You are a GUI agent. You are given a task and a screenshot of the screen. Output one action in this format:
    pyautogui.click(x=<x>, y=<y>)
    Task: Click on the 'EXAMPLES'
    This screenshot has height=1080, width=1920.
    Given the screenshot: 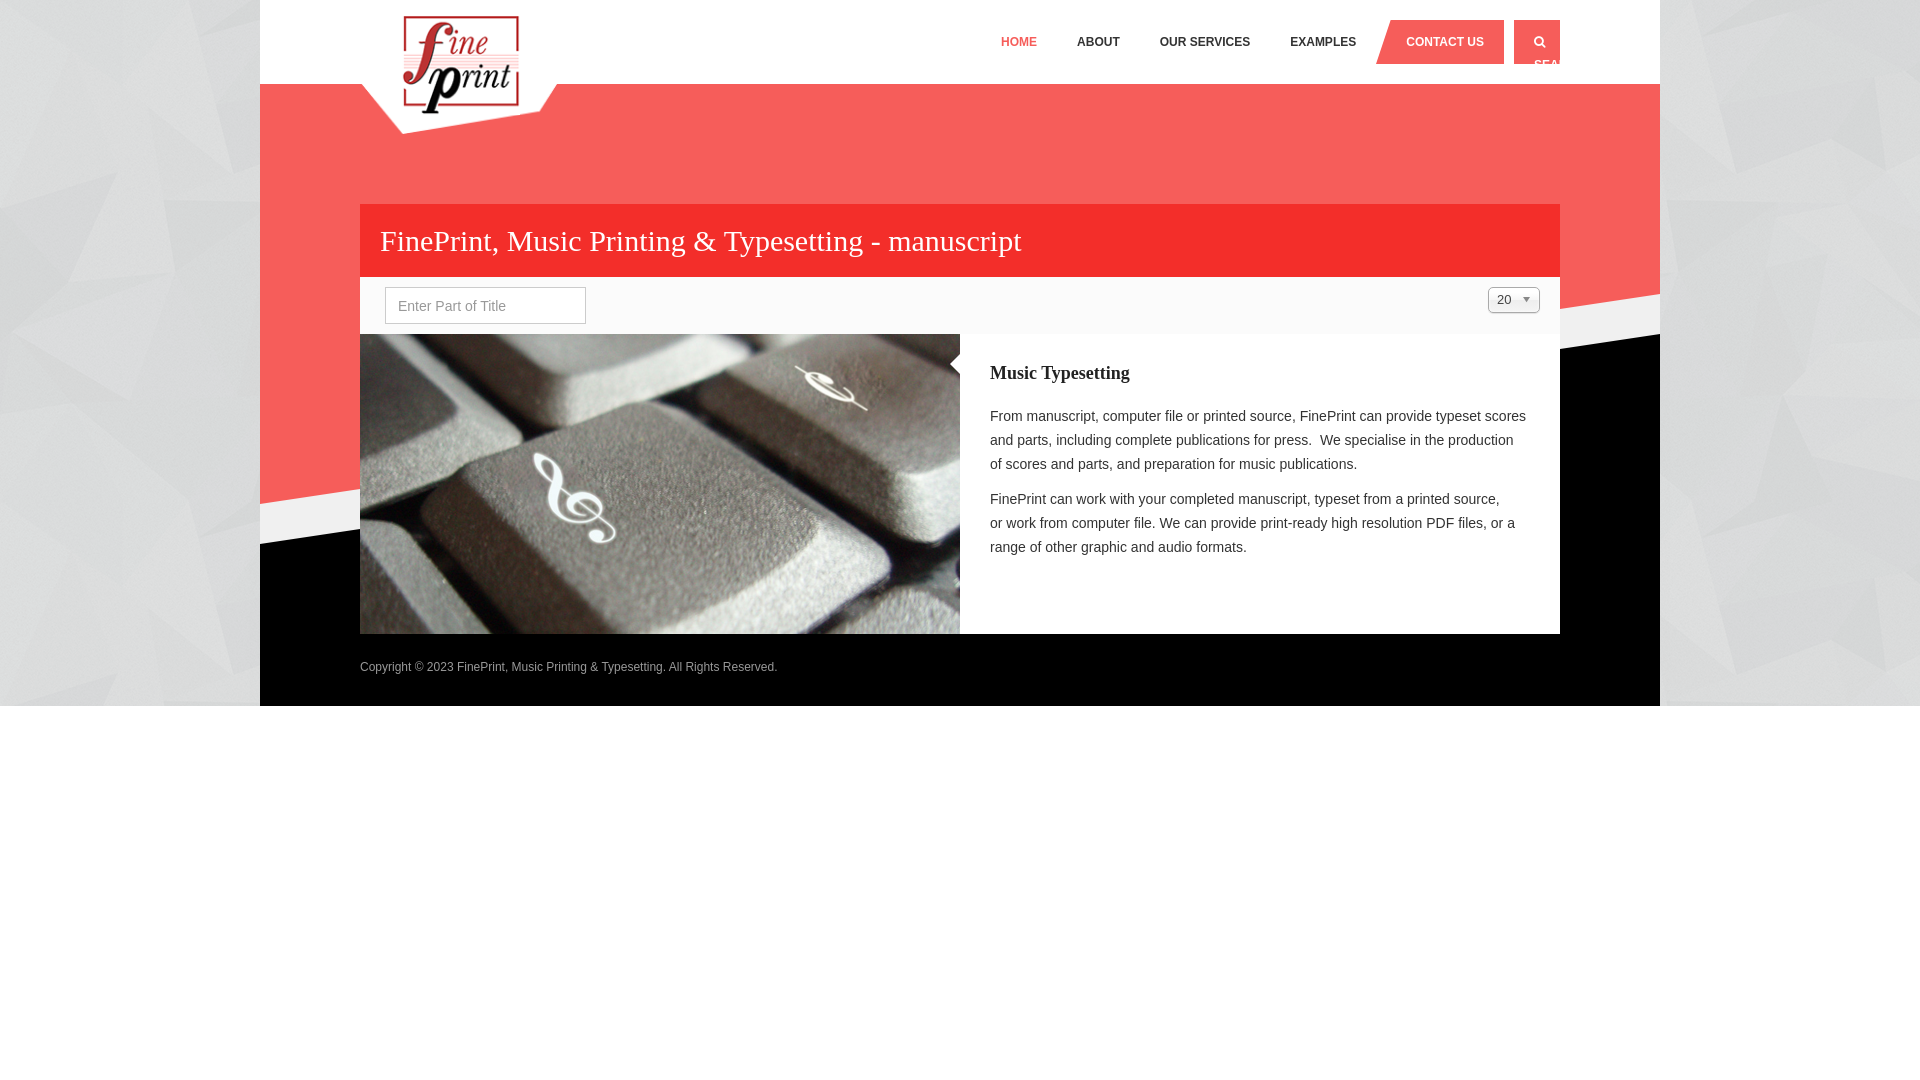 What is the action you would take?
    pyautogui.click(x=1323, y=42)
    